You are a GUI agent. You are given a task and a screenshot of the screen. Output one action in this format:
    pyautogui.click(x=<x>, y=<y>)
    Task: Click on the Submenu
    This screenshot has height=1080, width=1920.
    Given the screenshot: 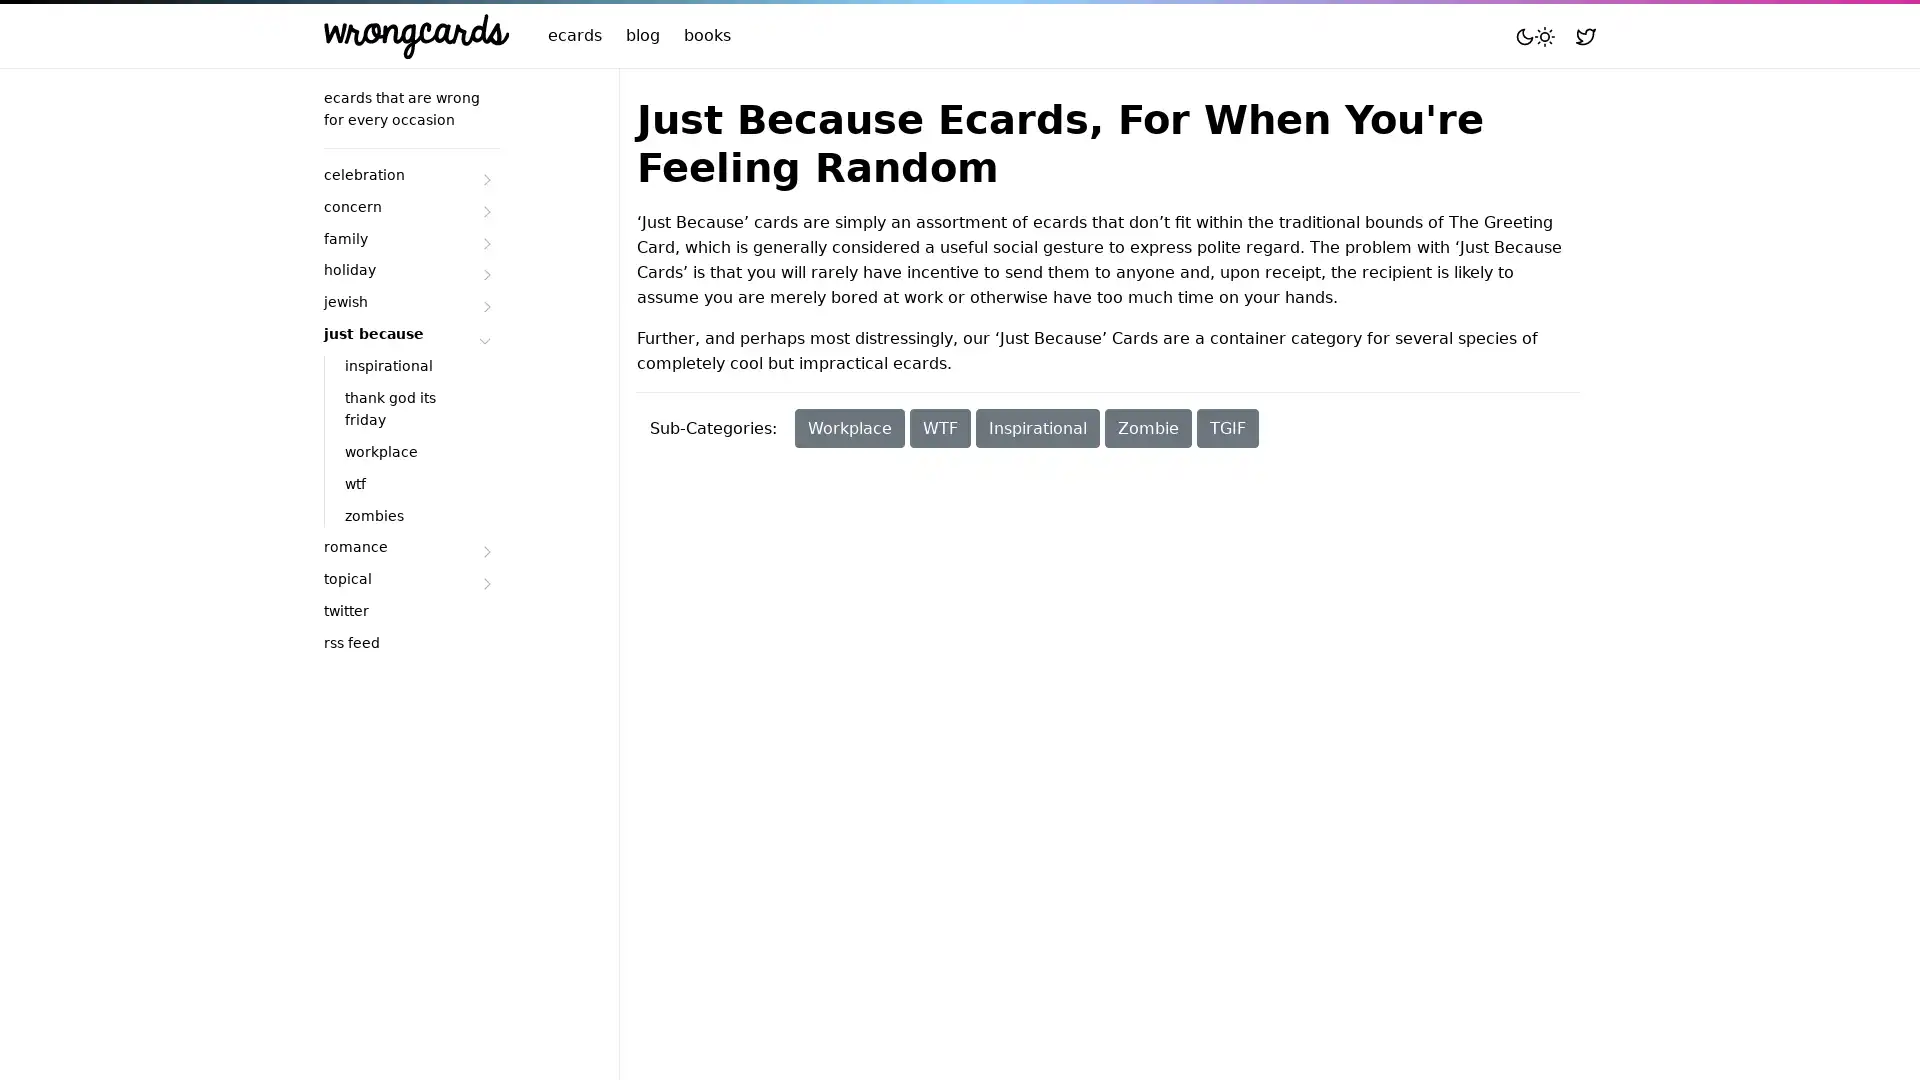 What is the action you would take?
    pyautogui.click(x=484, y=211)
    